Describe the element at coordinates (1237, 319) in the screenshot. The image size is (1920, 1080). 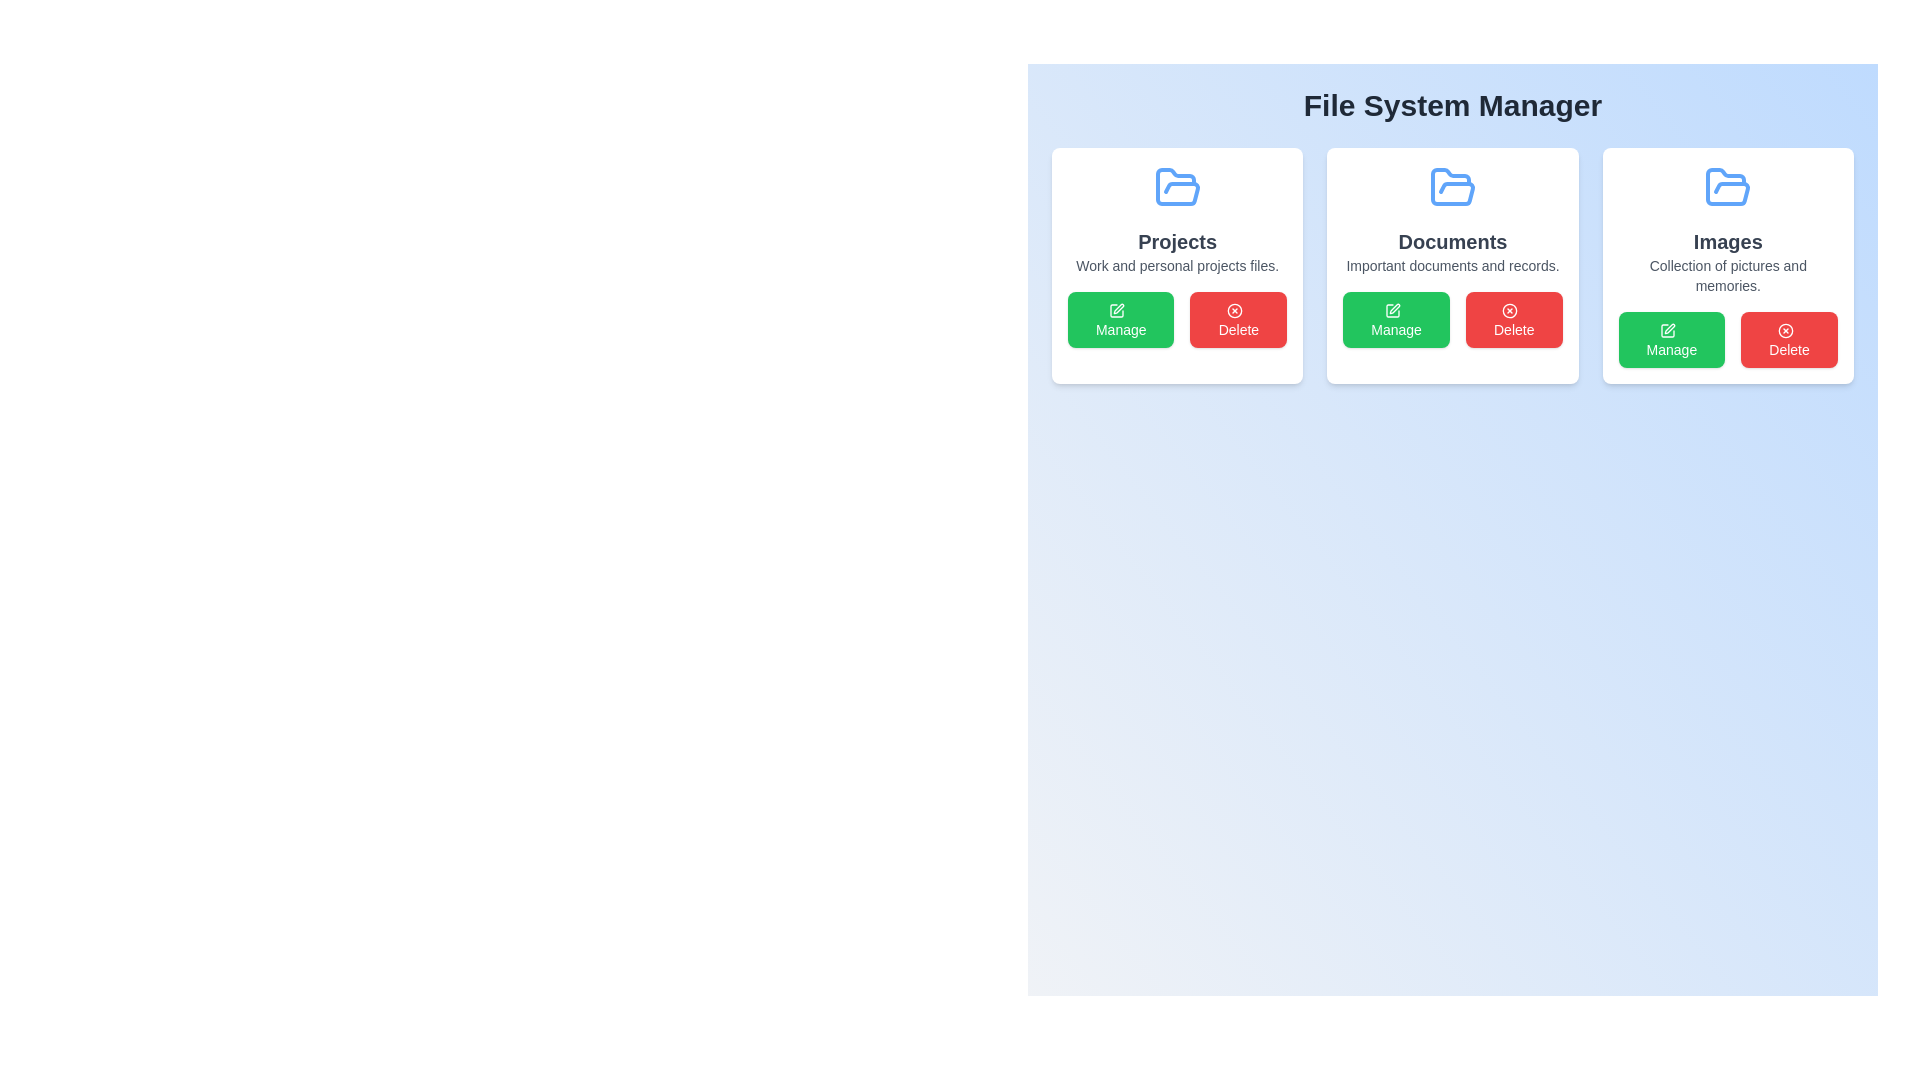
I see `the red 'Delete' button with white text and an 'X' icon` at that location.